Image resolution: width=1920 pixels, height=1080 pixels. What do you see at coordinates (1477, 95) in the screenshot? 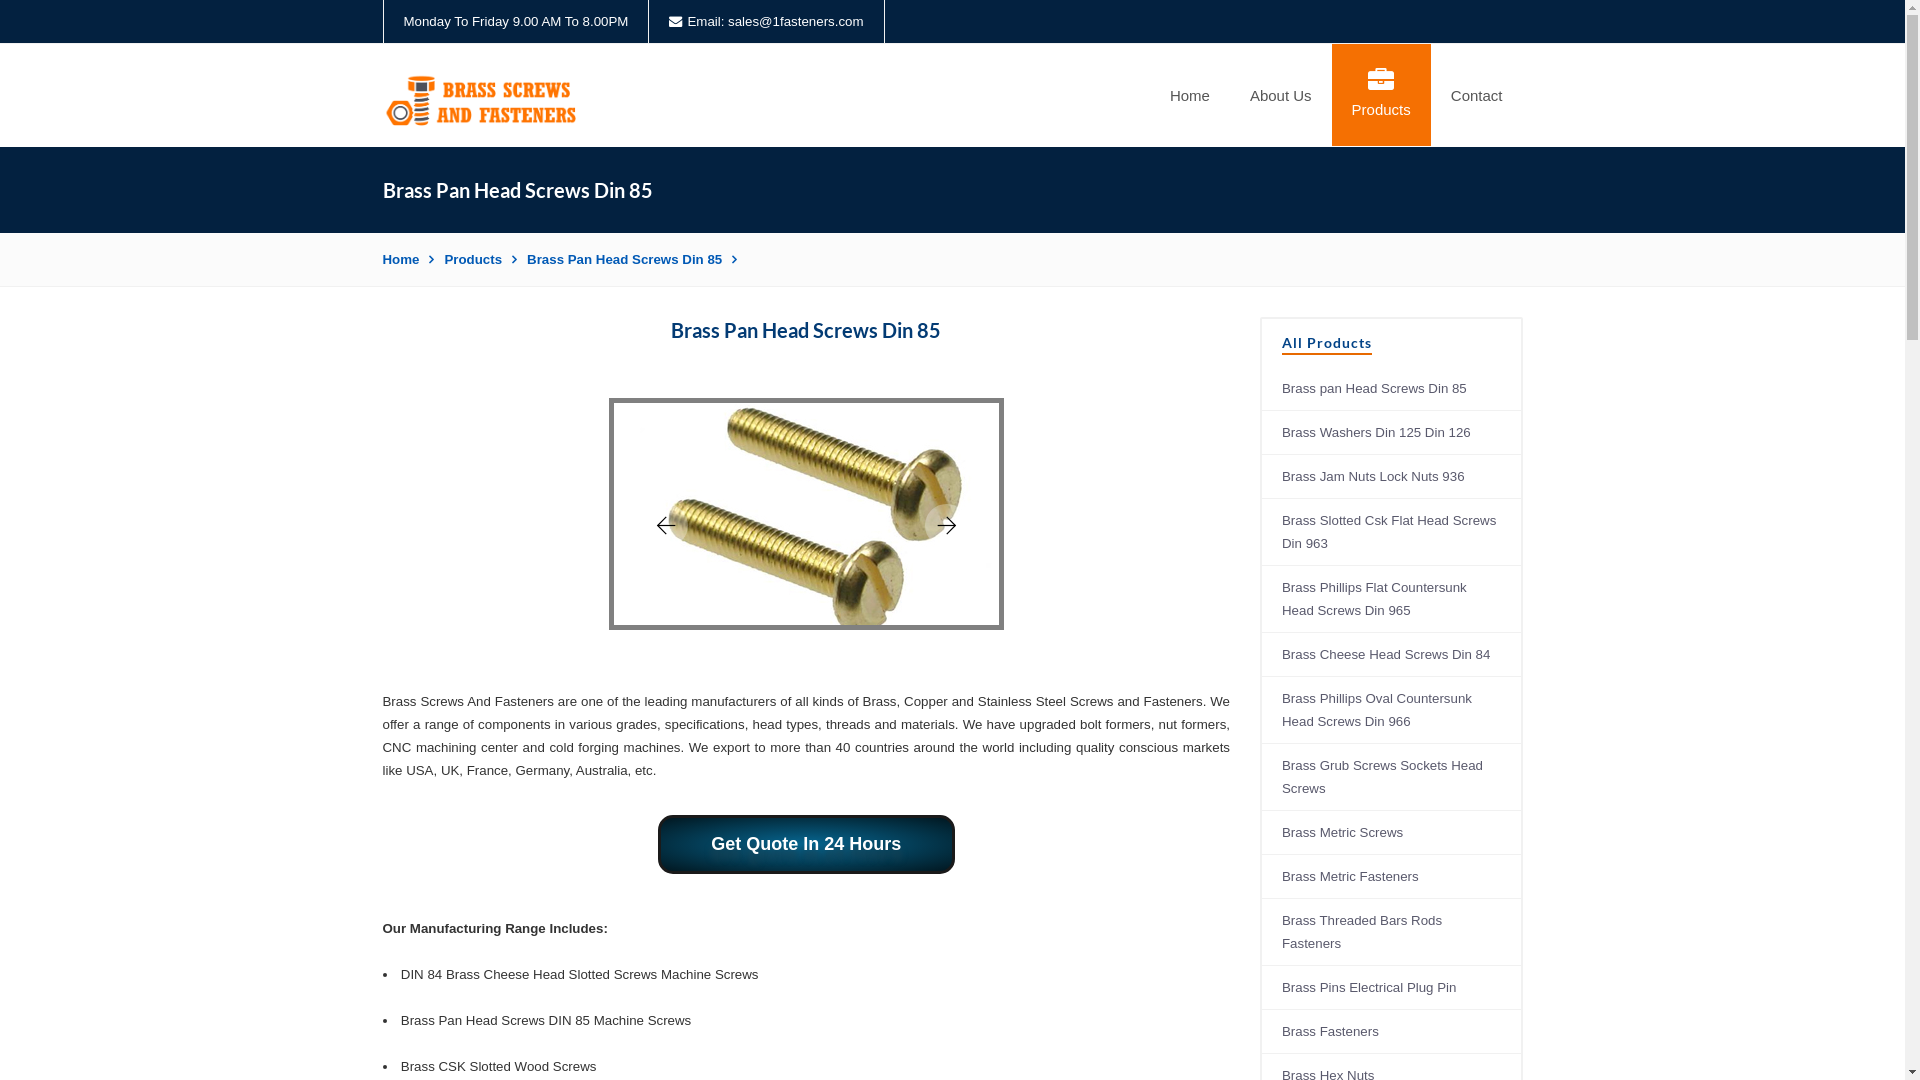
I see `'Contact'` at bounding box center [1477, 95].